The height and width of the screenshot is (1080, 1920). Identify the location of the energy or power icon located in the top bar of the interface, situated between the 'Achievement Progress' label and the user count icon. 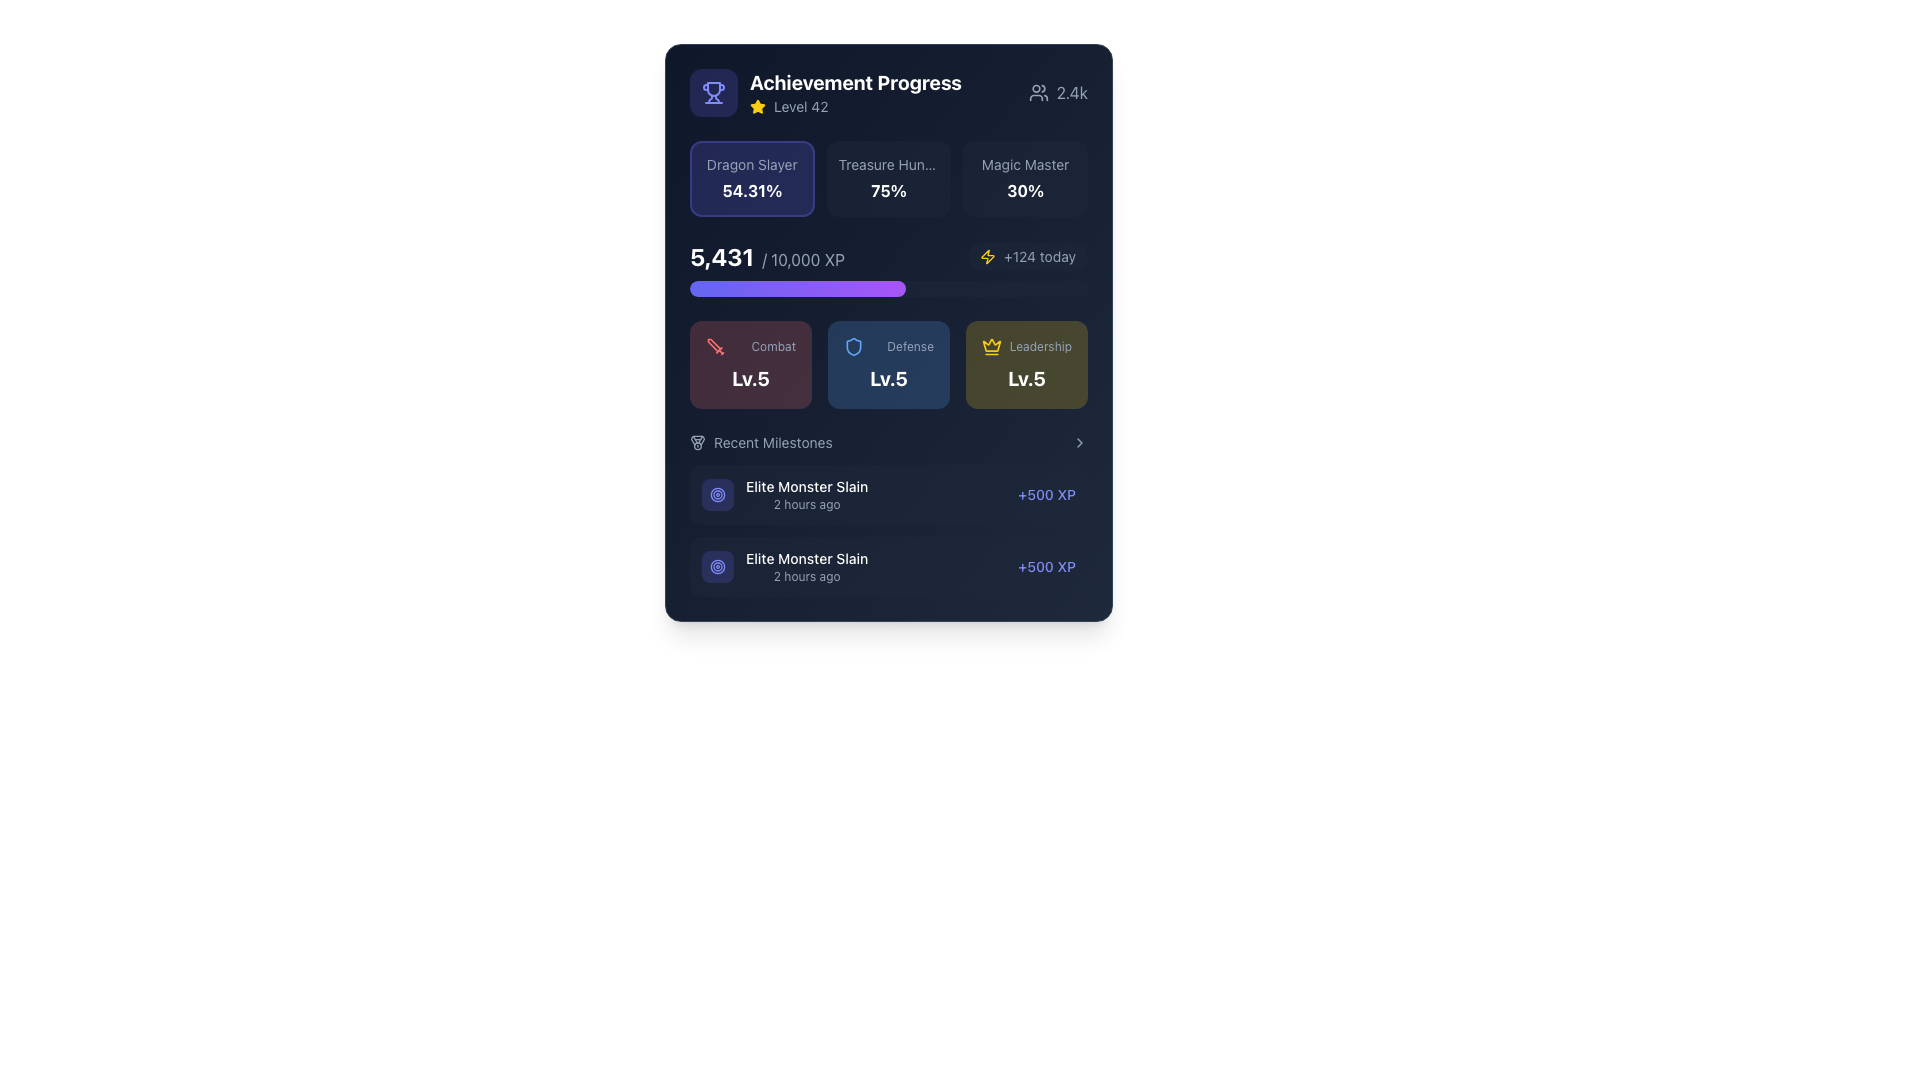
(988, 256).